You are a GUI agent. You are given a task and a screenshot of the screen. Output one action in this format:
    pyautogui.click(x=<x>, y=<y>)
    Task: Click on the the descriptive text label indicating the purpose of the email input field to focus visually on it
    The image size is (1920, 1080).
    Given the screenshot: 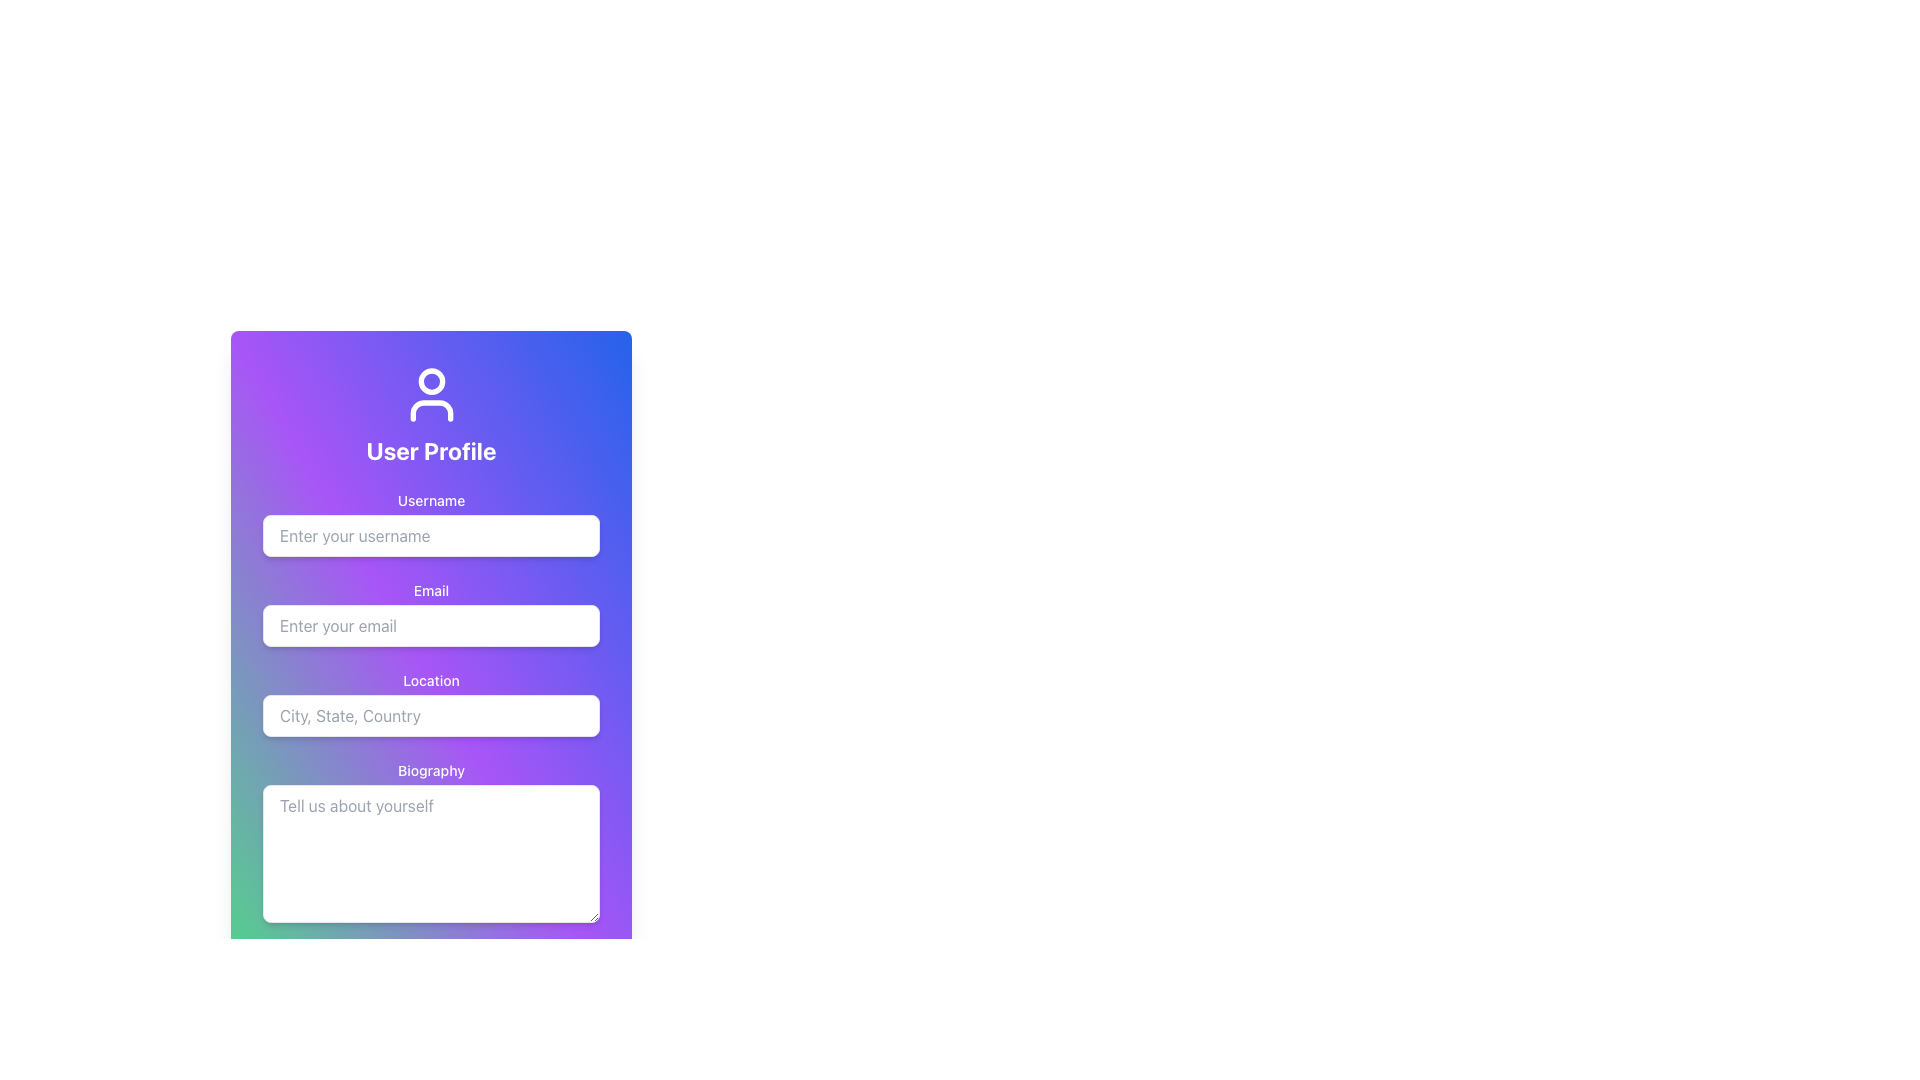 What is the action you would take?
    pyautogui.click(x=430, y=589)
    